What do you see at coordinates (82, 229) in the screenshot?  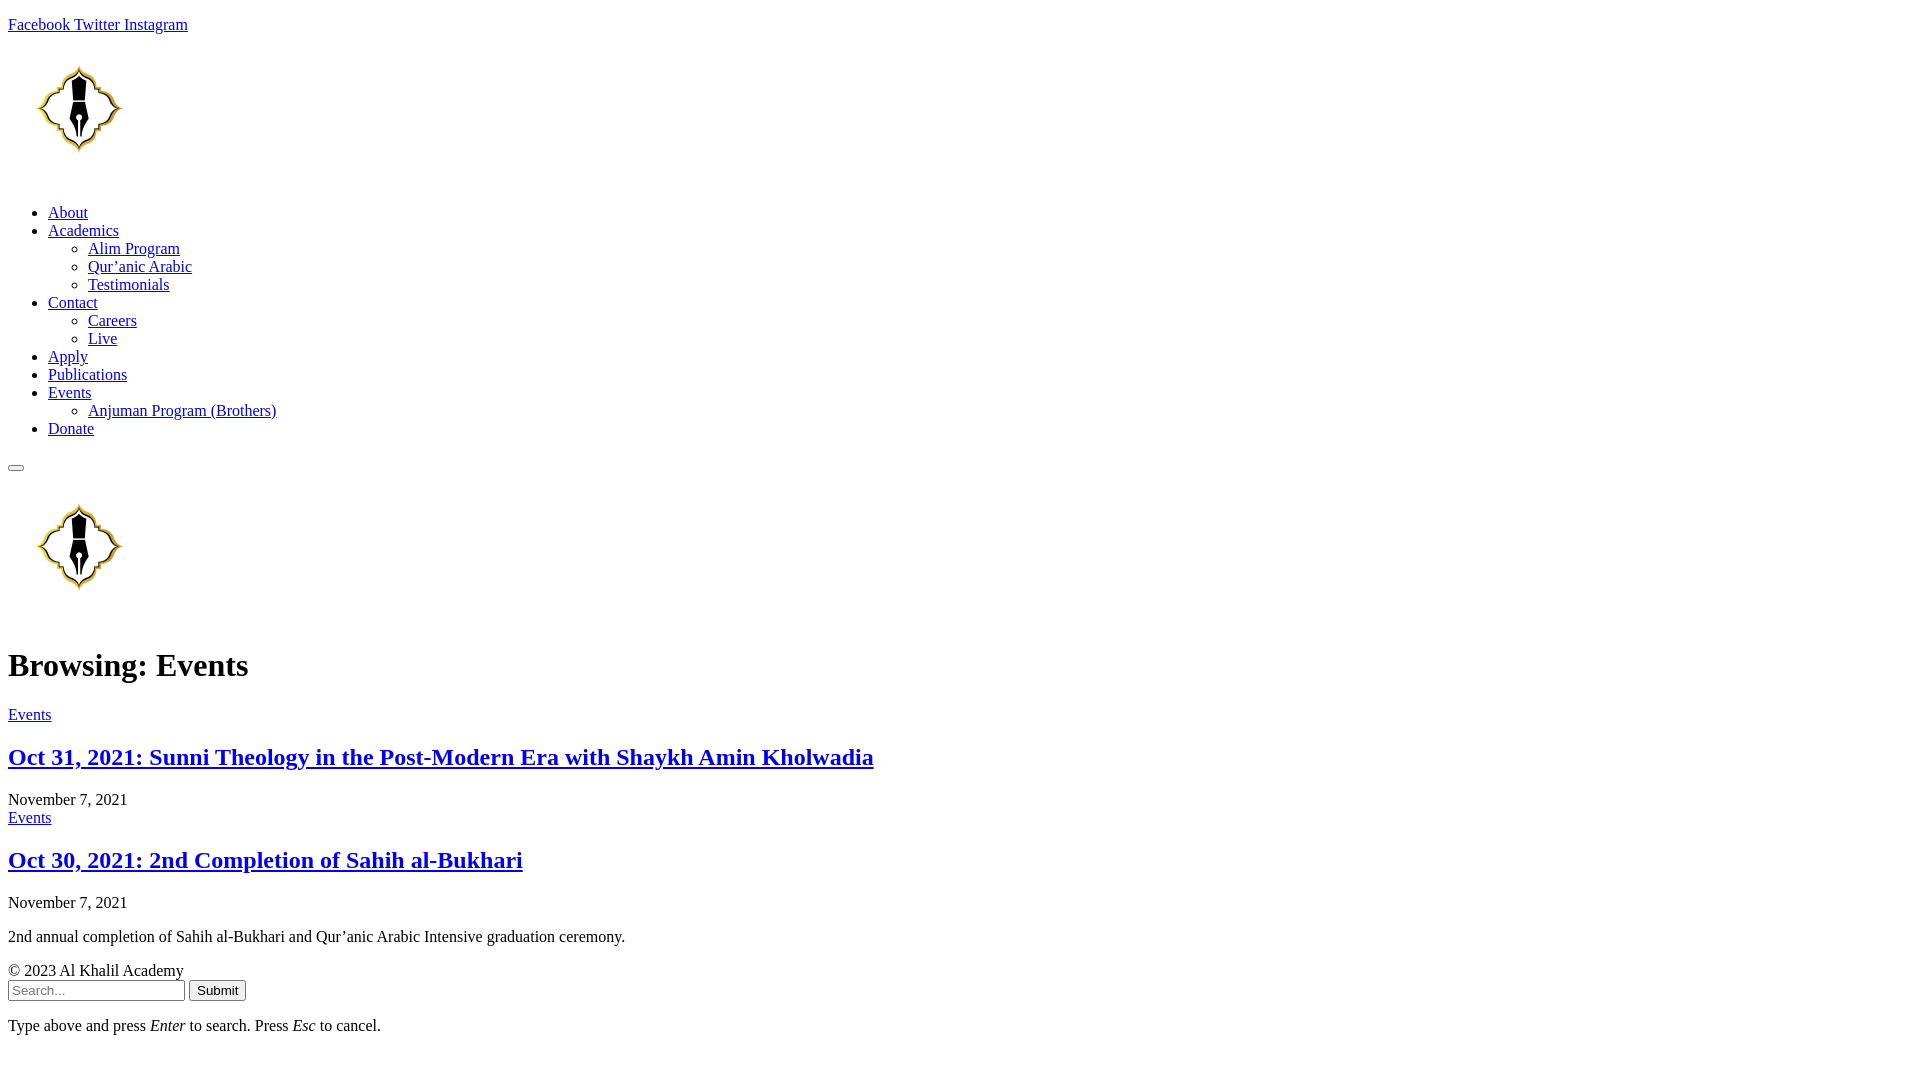 I see `'Academics'` at bounding box center [82, 229].